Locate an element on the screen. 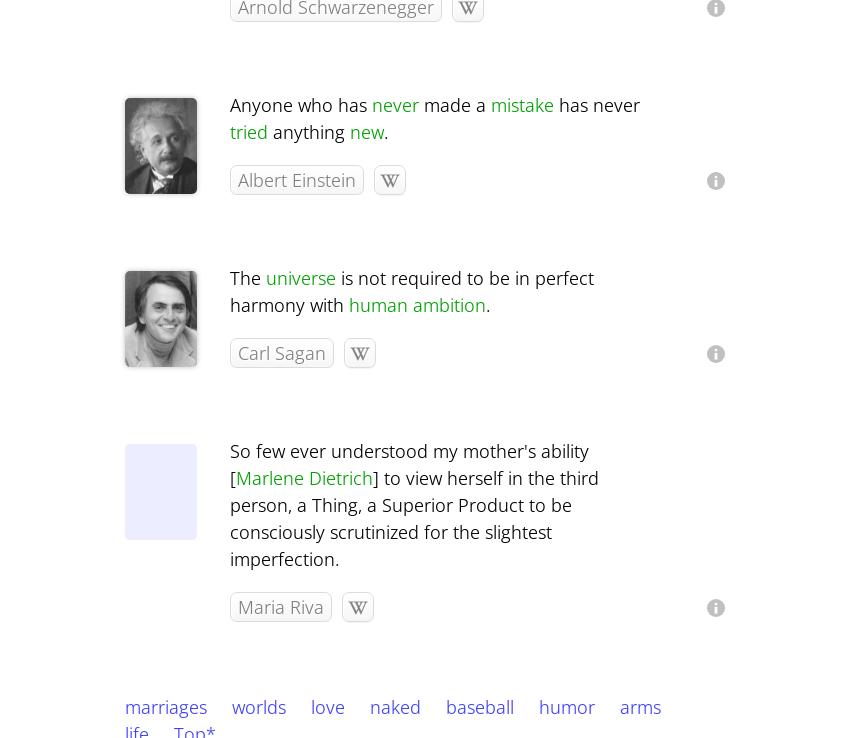 The height and width of the screenshot is (738, 850). 'baseball' is located at coordinates (479, 707).